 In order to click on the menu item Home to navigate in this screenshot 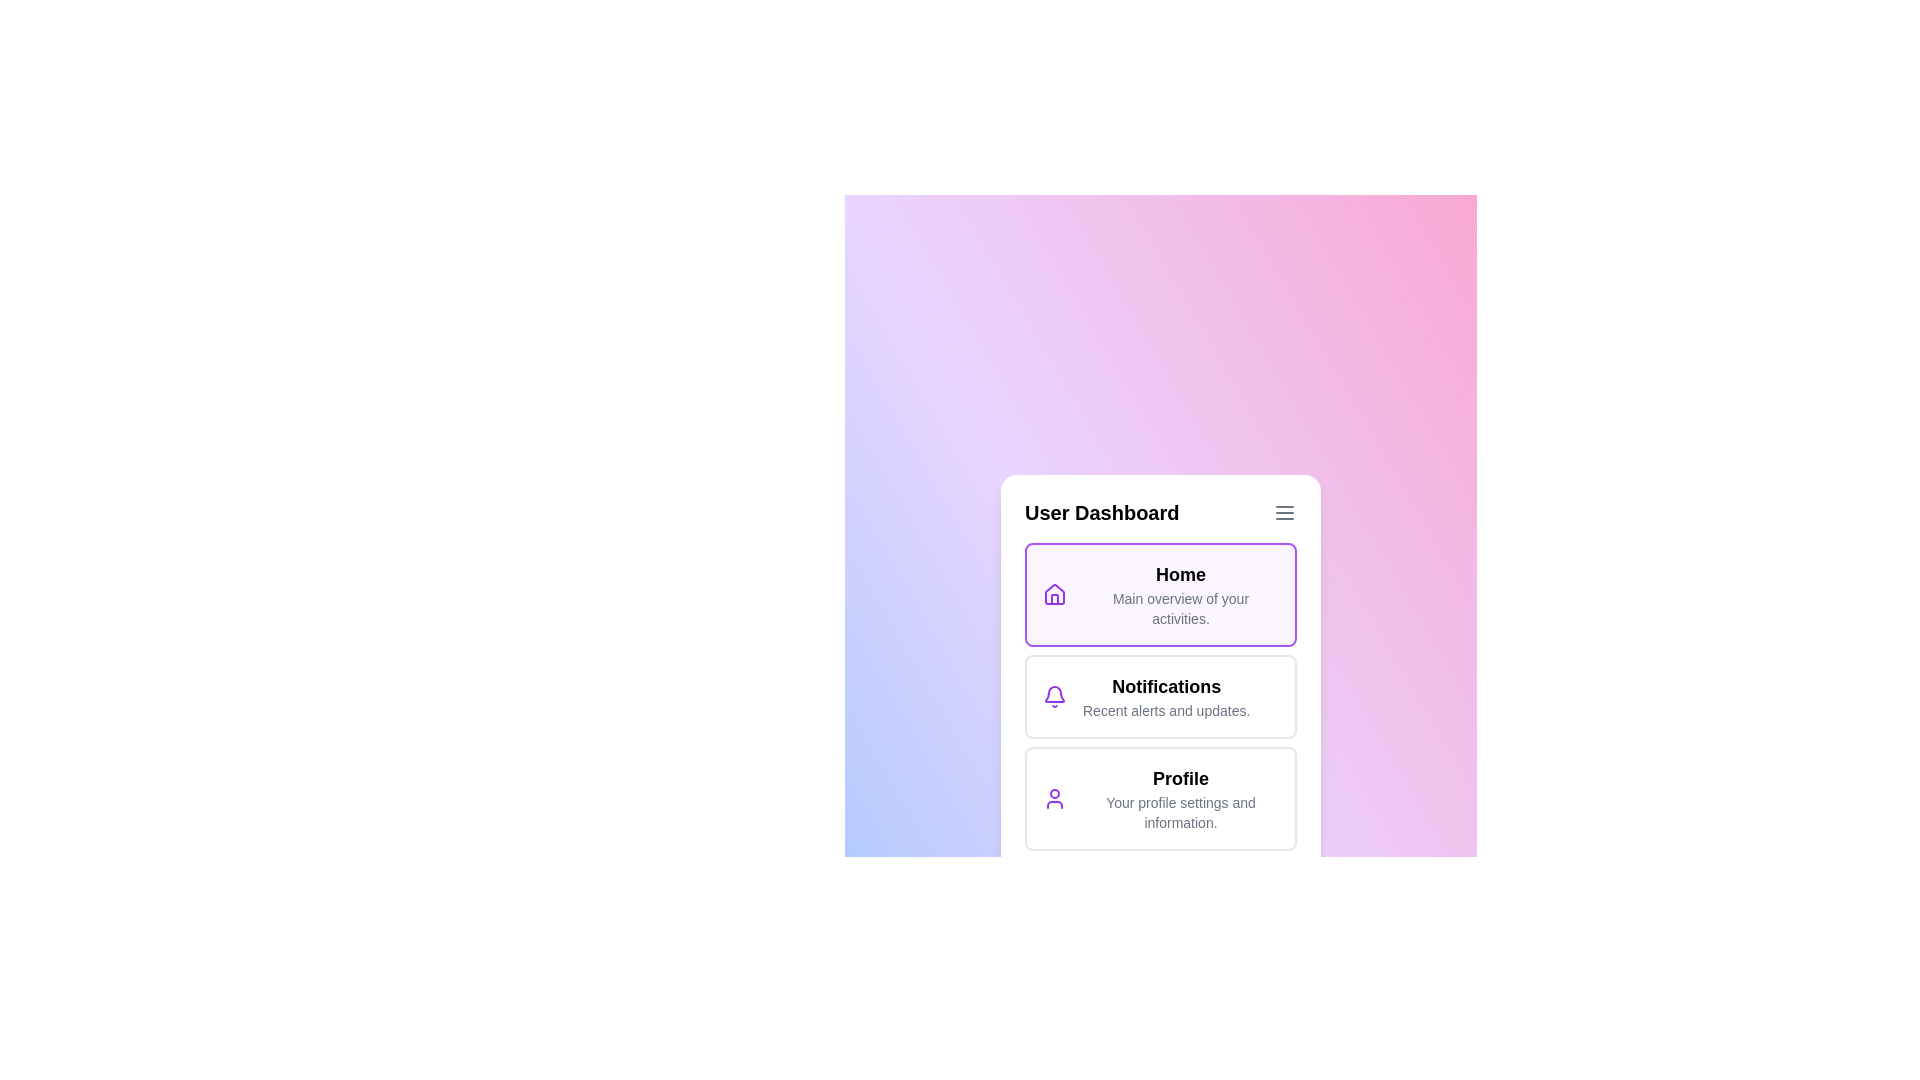, I will do `click(1161, 593)`.